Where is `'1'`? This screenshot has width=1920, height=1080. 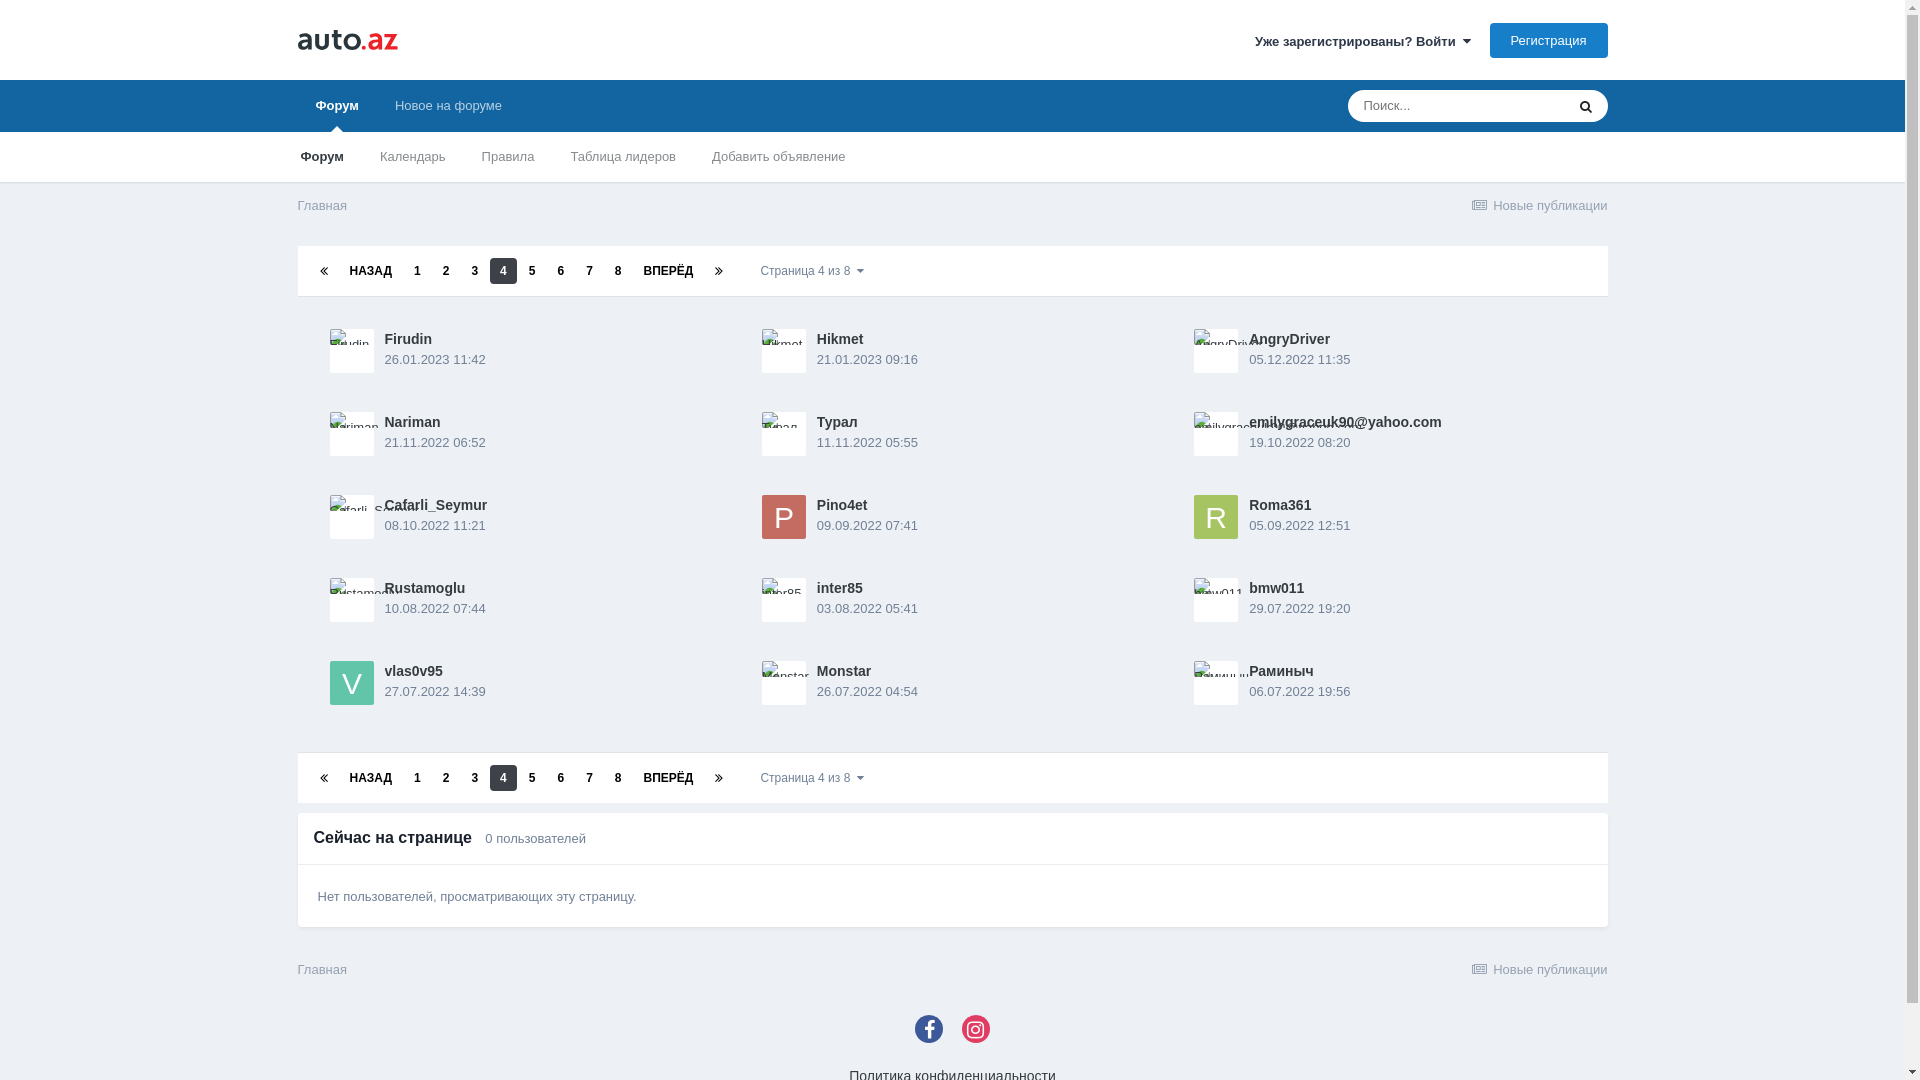 '1' is located at coordinates (416, 270).